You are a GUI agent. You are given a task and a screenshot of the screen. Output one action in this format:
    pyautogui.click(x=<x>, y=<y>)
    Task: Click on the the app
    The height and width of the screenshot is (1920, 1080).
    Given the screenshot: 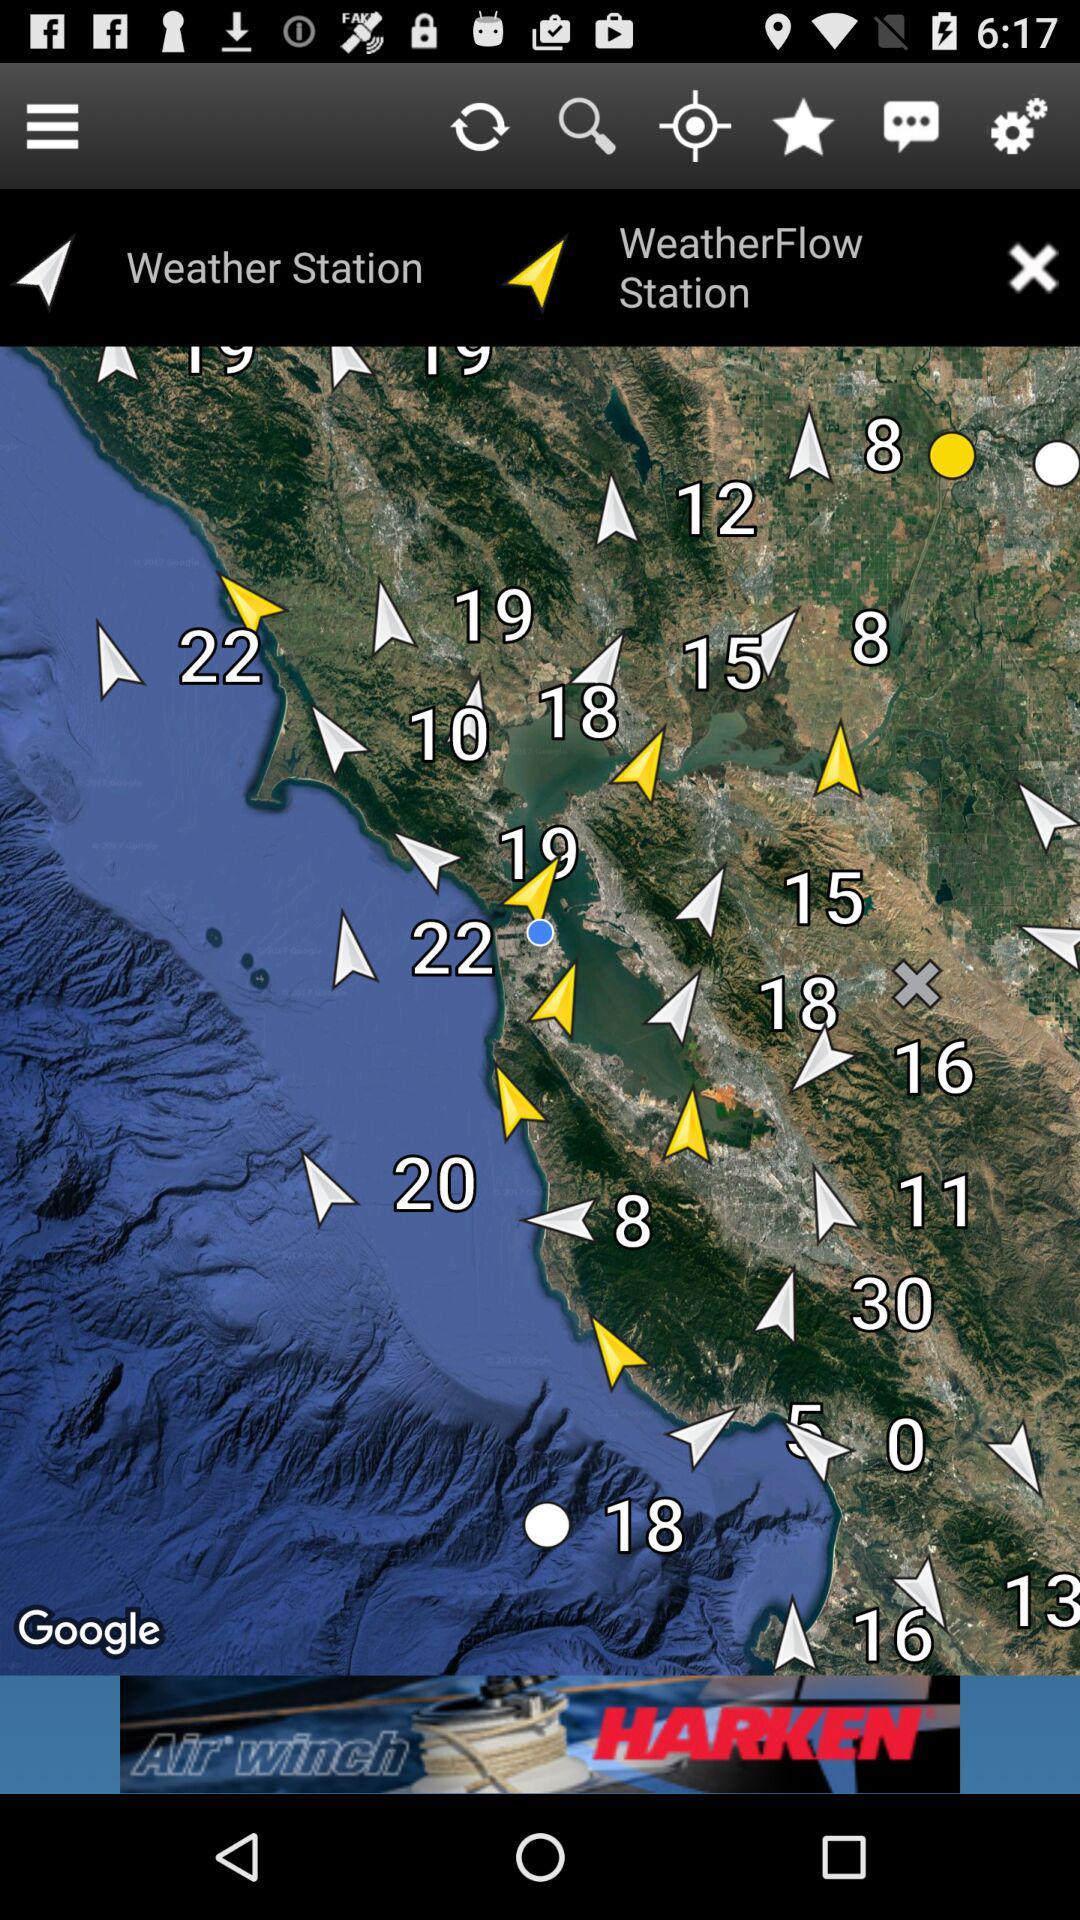 What is the action you would take?
    pyautogui.click(x=1032, y=266)
    